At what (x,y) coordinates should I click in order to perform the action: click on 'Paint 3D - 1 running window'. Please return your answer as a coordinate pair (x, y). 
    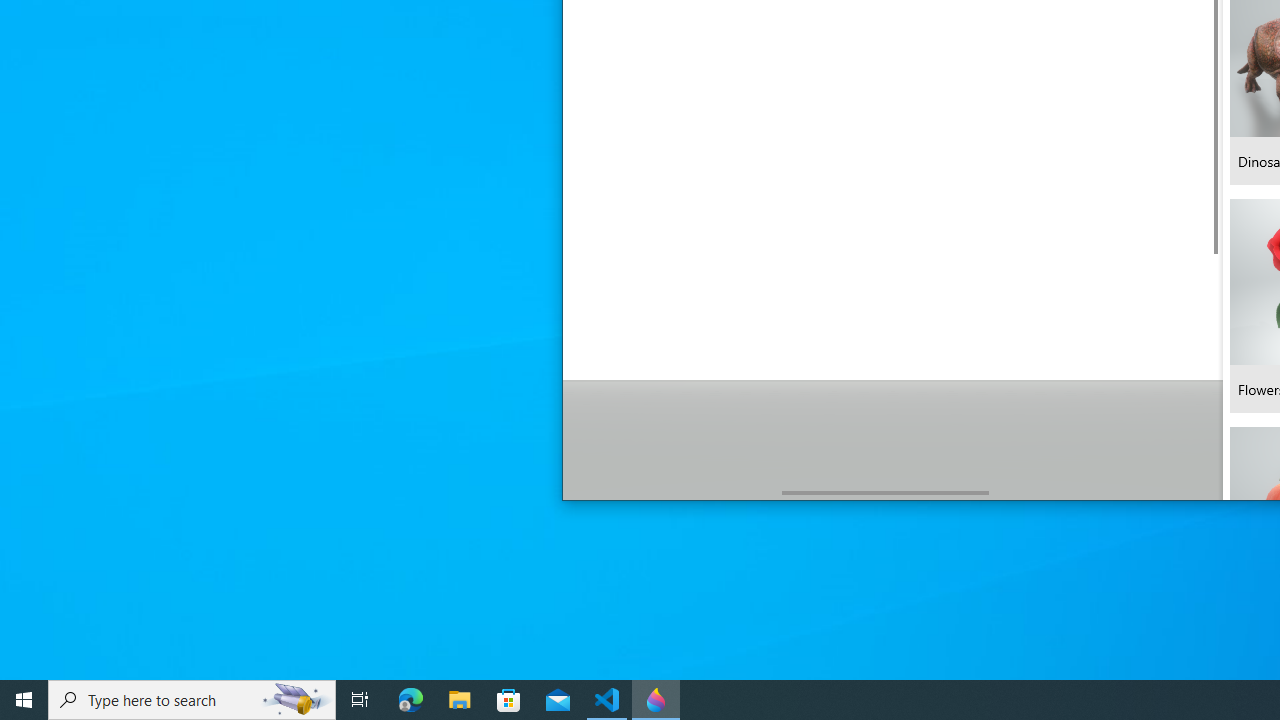
    Looking at the image, I should click on (656, 698).